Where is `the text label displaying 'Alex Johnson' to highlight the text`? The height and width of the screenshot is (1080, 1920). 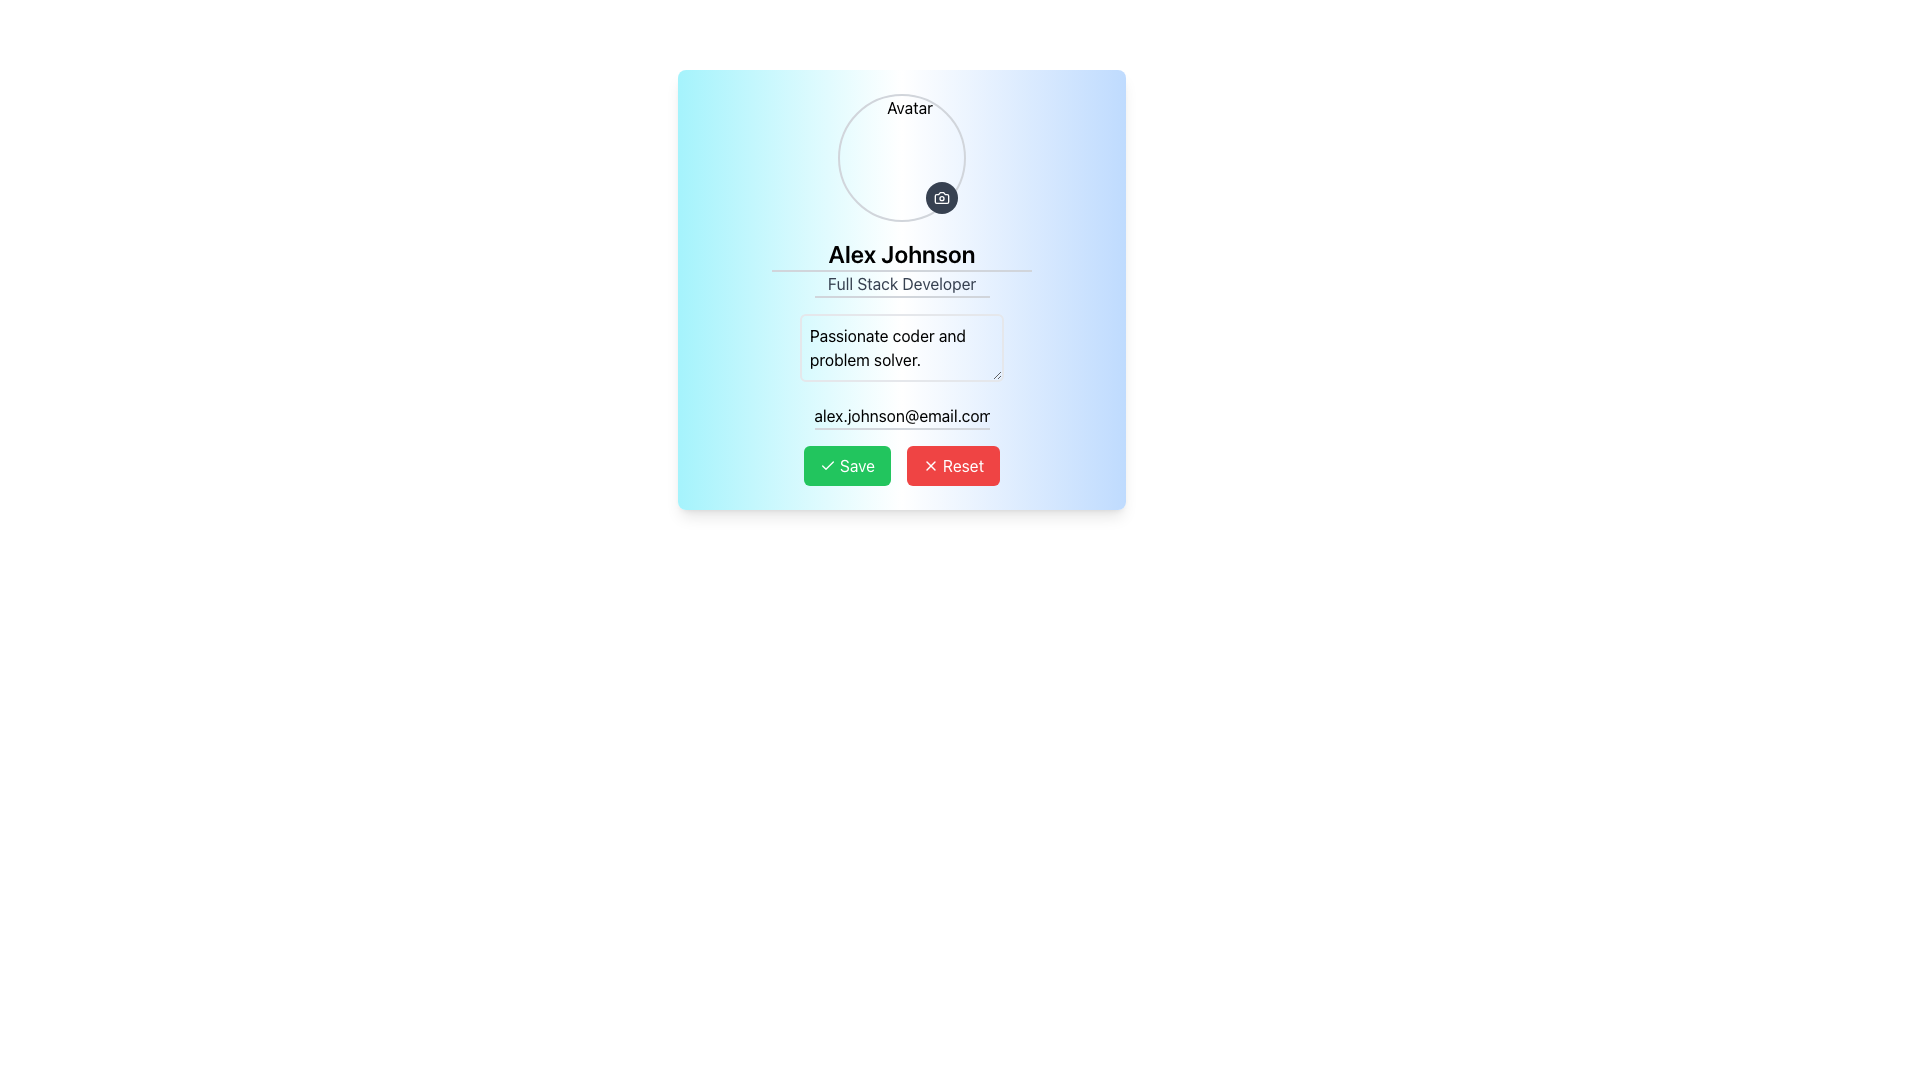 the text label displaying 'Alex Johnson' to highlight the text is located at coordinates (901, 253).